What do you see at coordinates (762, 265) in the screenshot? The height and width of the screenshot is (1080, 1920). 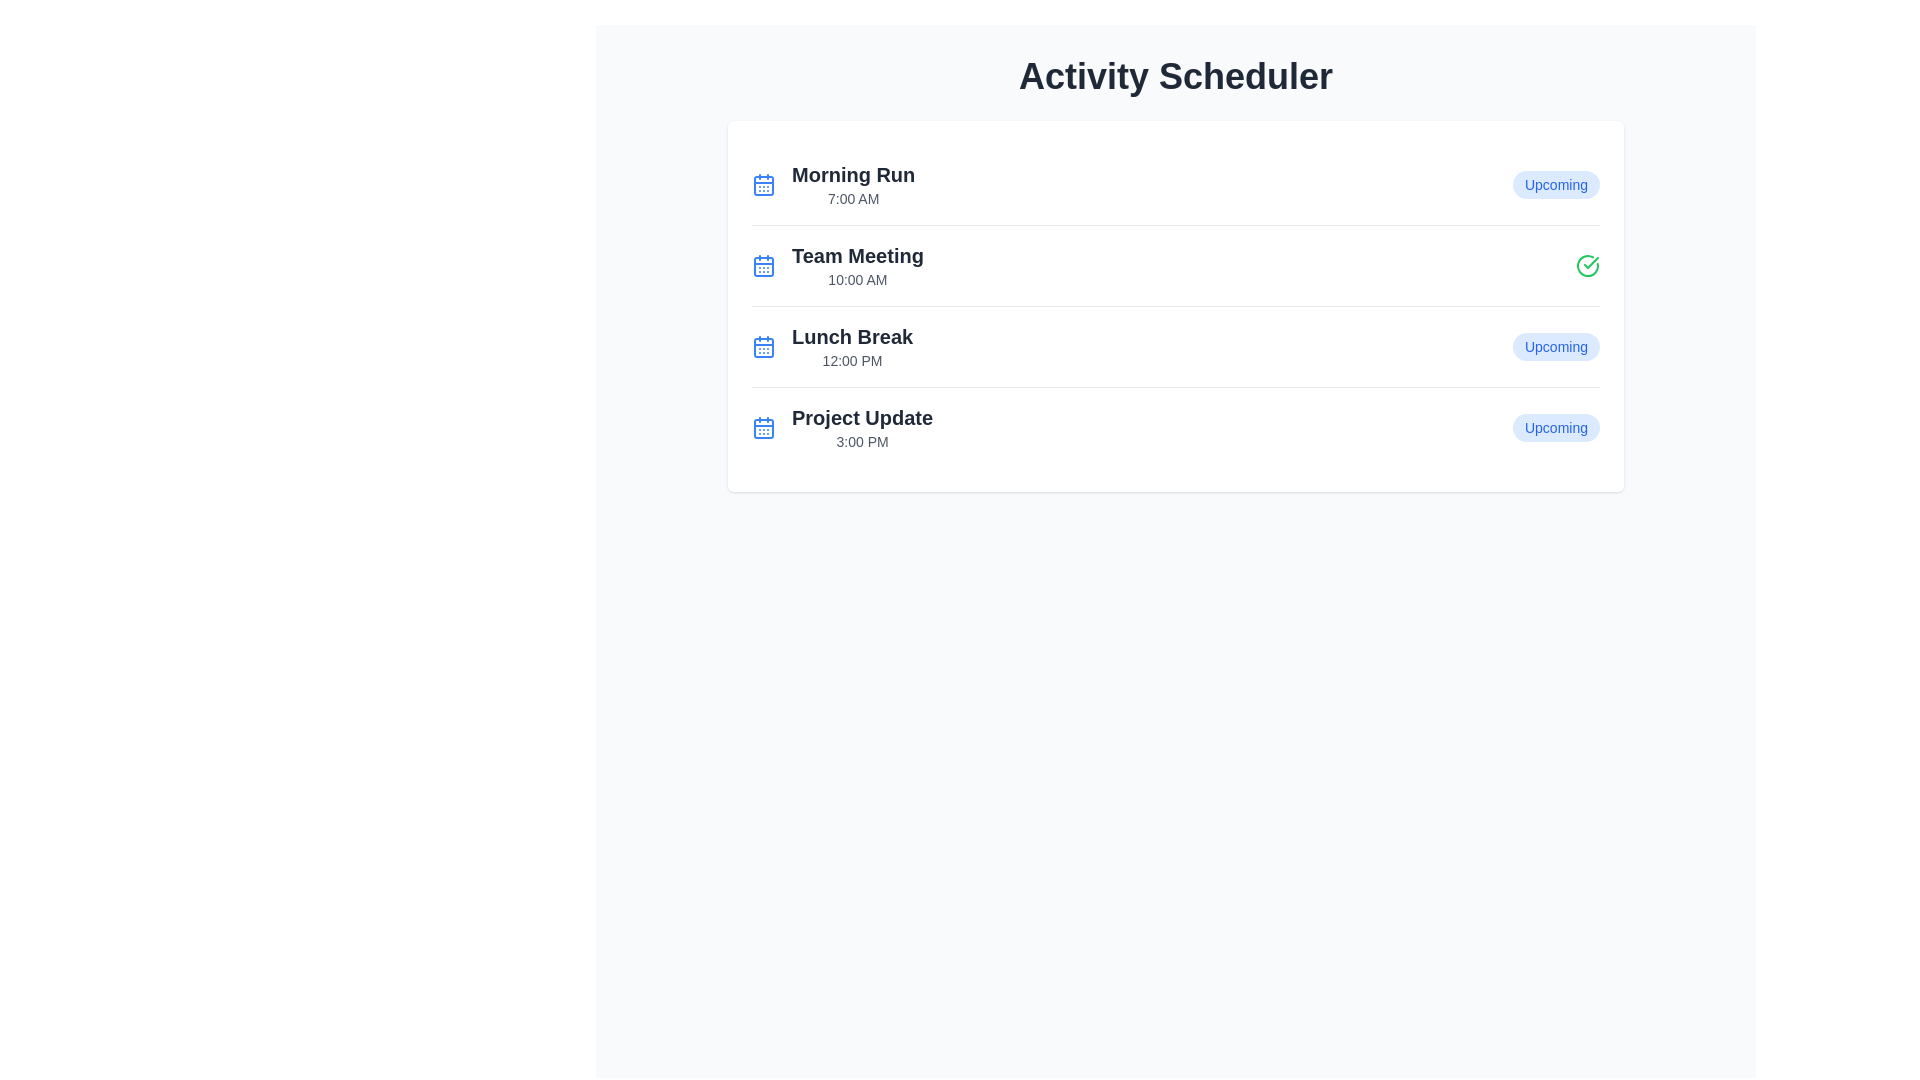 I see `the blue and white calendar icon located at the leftmost side of the 'Team Meeting' item in the activity schedule, which is at 10:00 AM` at bounding box center [762, 265].